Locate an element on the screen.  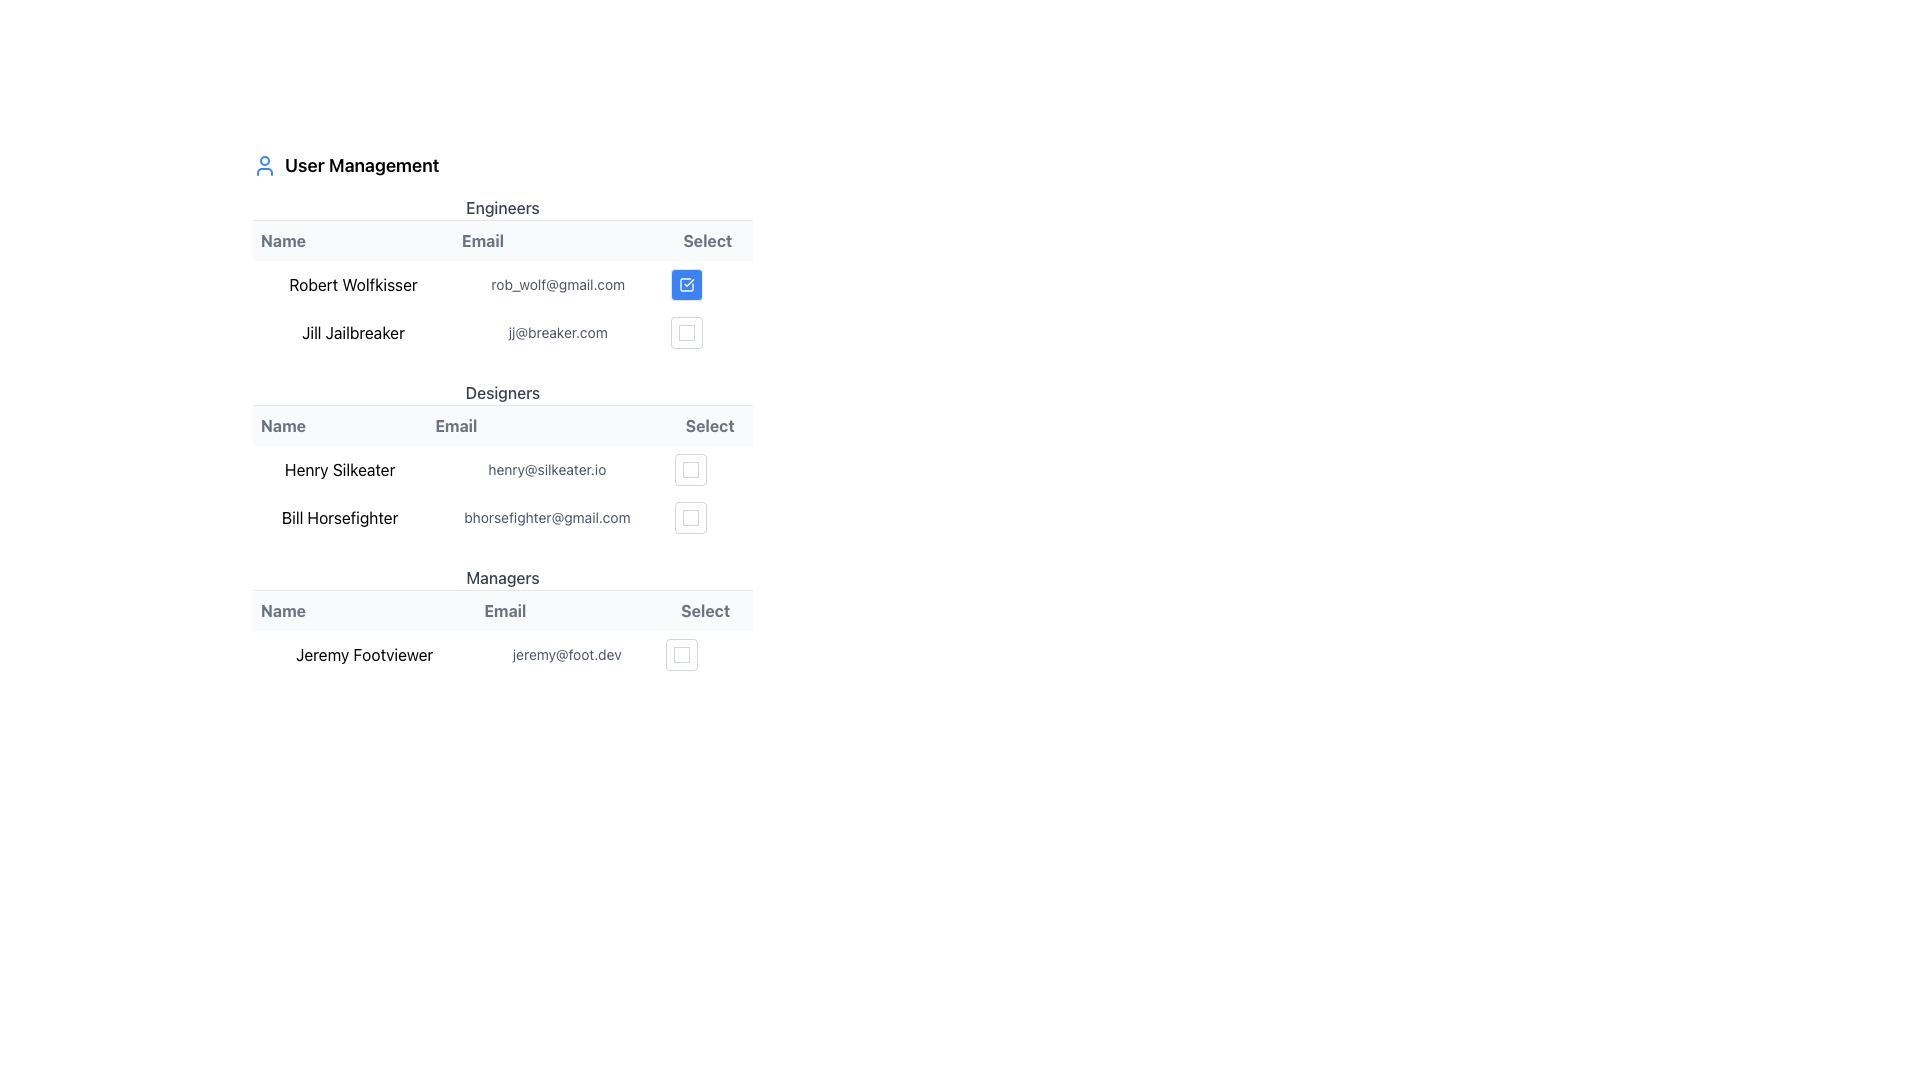
the interactive checkbox for the 'Jeremy Footviewer' entry in the 'Managers' section is located at coordinates (705, 655).